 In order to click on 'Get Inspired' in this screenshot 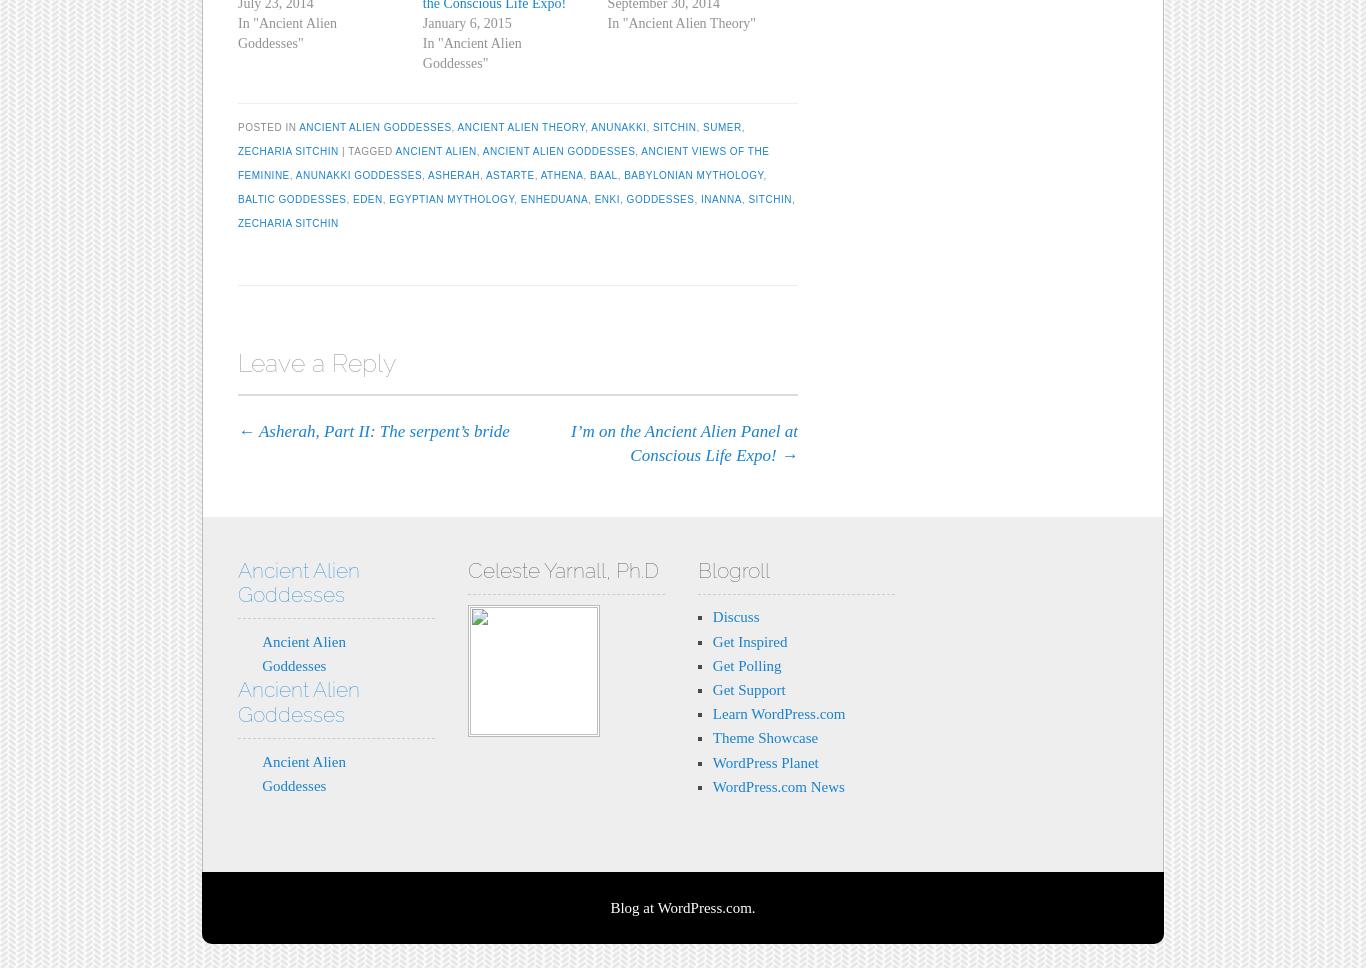, I will do `click(711, 640)`.